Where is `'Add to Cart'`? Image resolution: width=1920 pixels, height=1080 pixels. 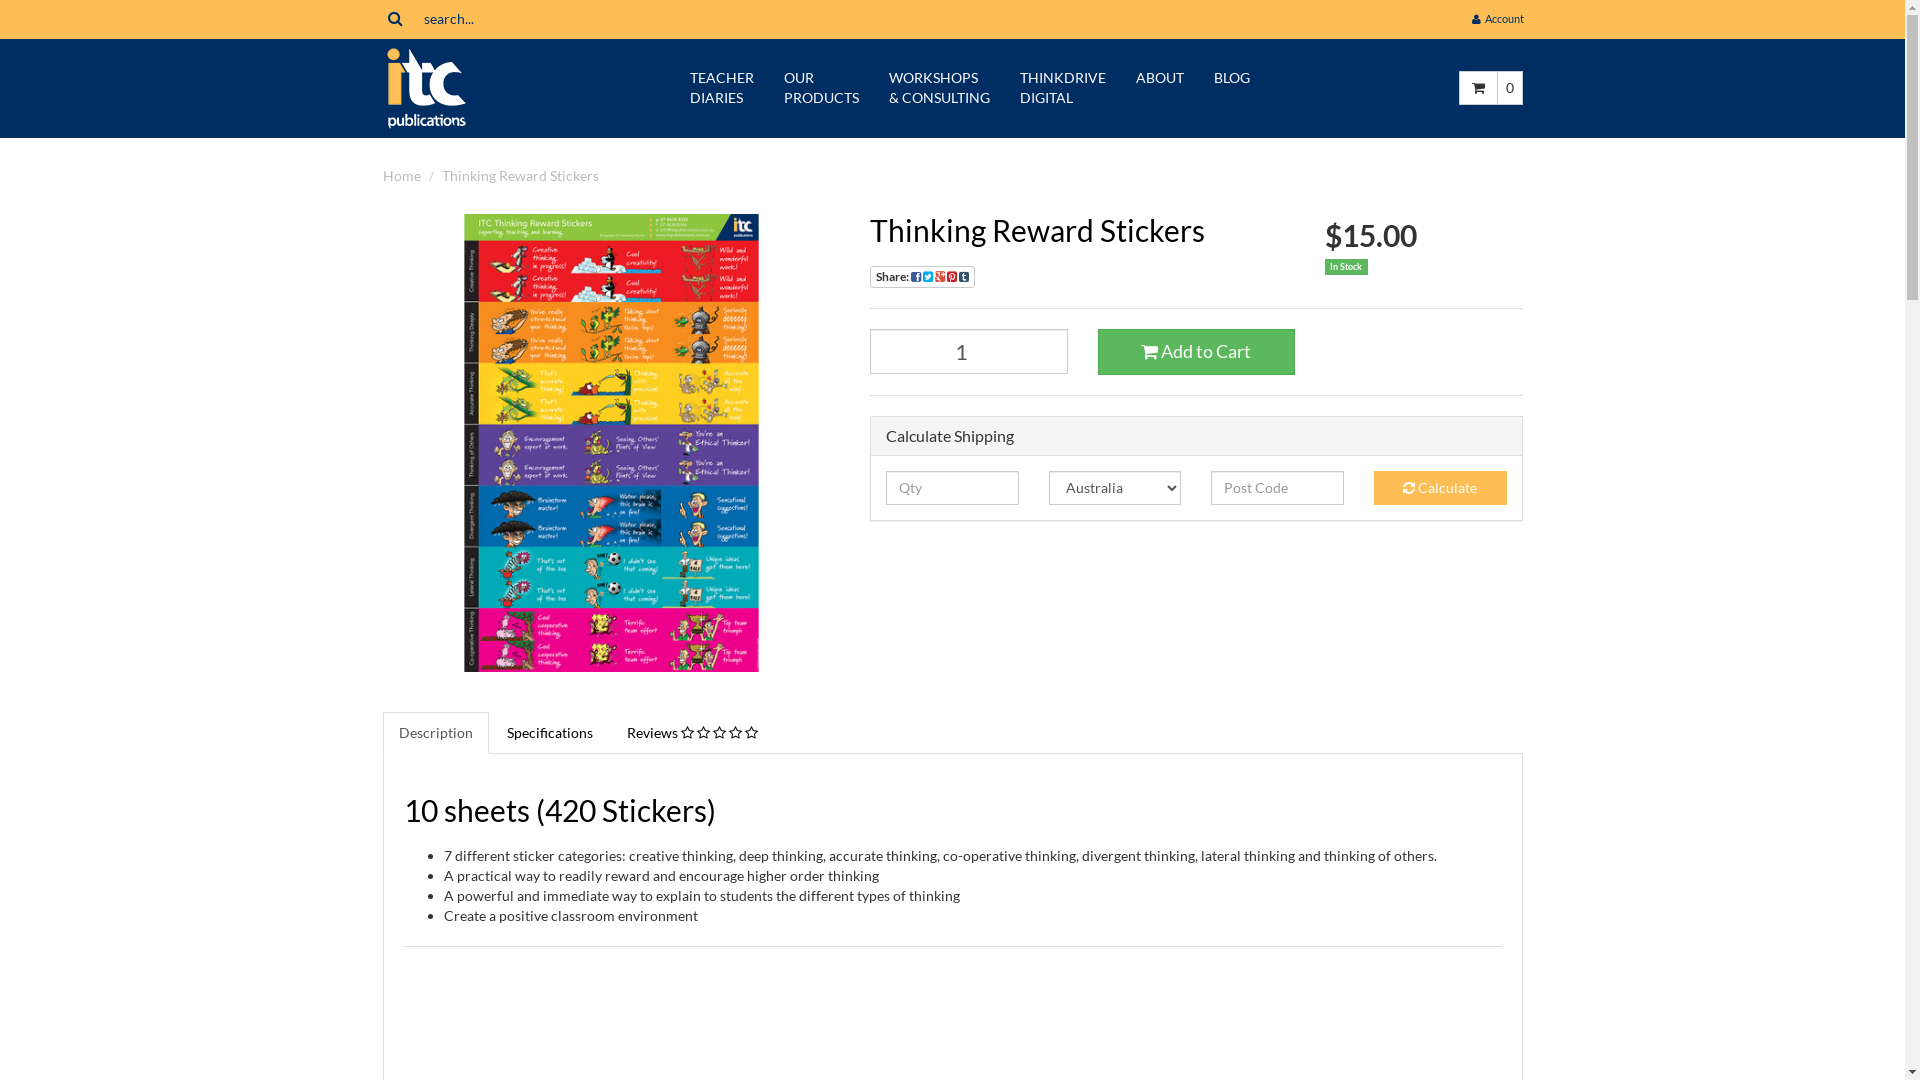 'Add to Cart' is located at coordinates (1196, 350).